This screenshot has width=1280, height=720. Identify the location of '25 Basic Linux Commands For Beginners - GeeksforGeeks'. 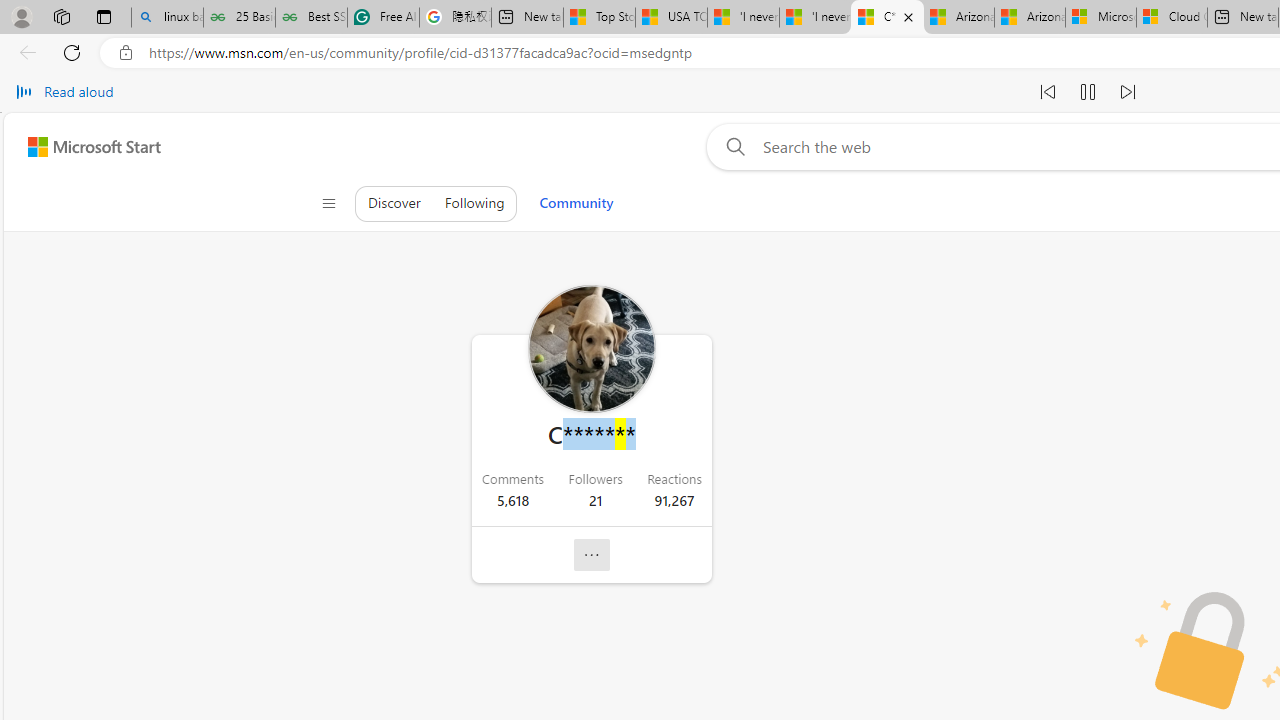
(239, 17).